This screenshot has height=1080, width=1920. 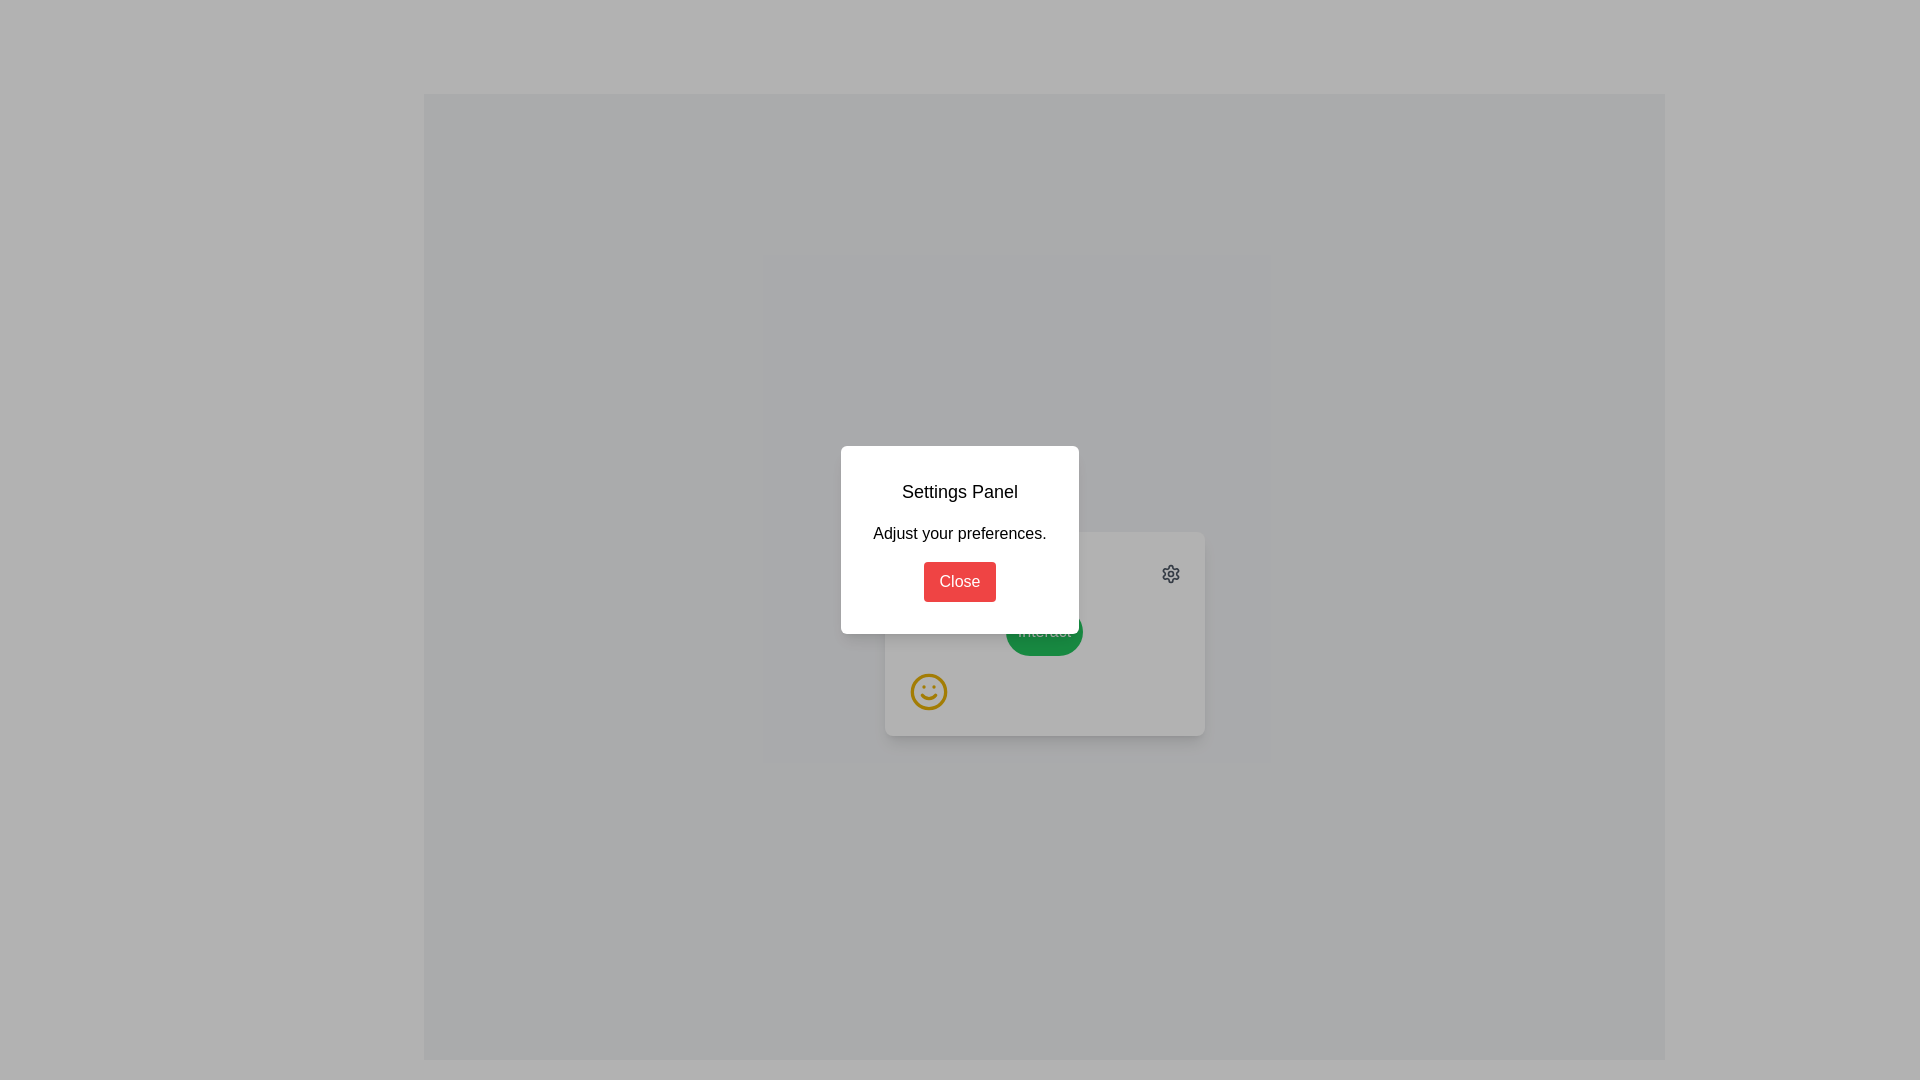 I want to click on the gear icon in the bottom right corner of the main card interface to invoke its settings functionality, so click(x=1170, y=574).